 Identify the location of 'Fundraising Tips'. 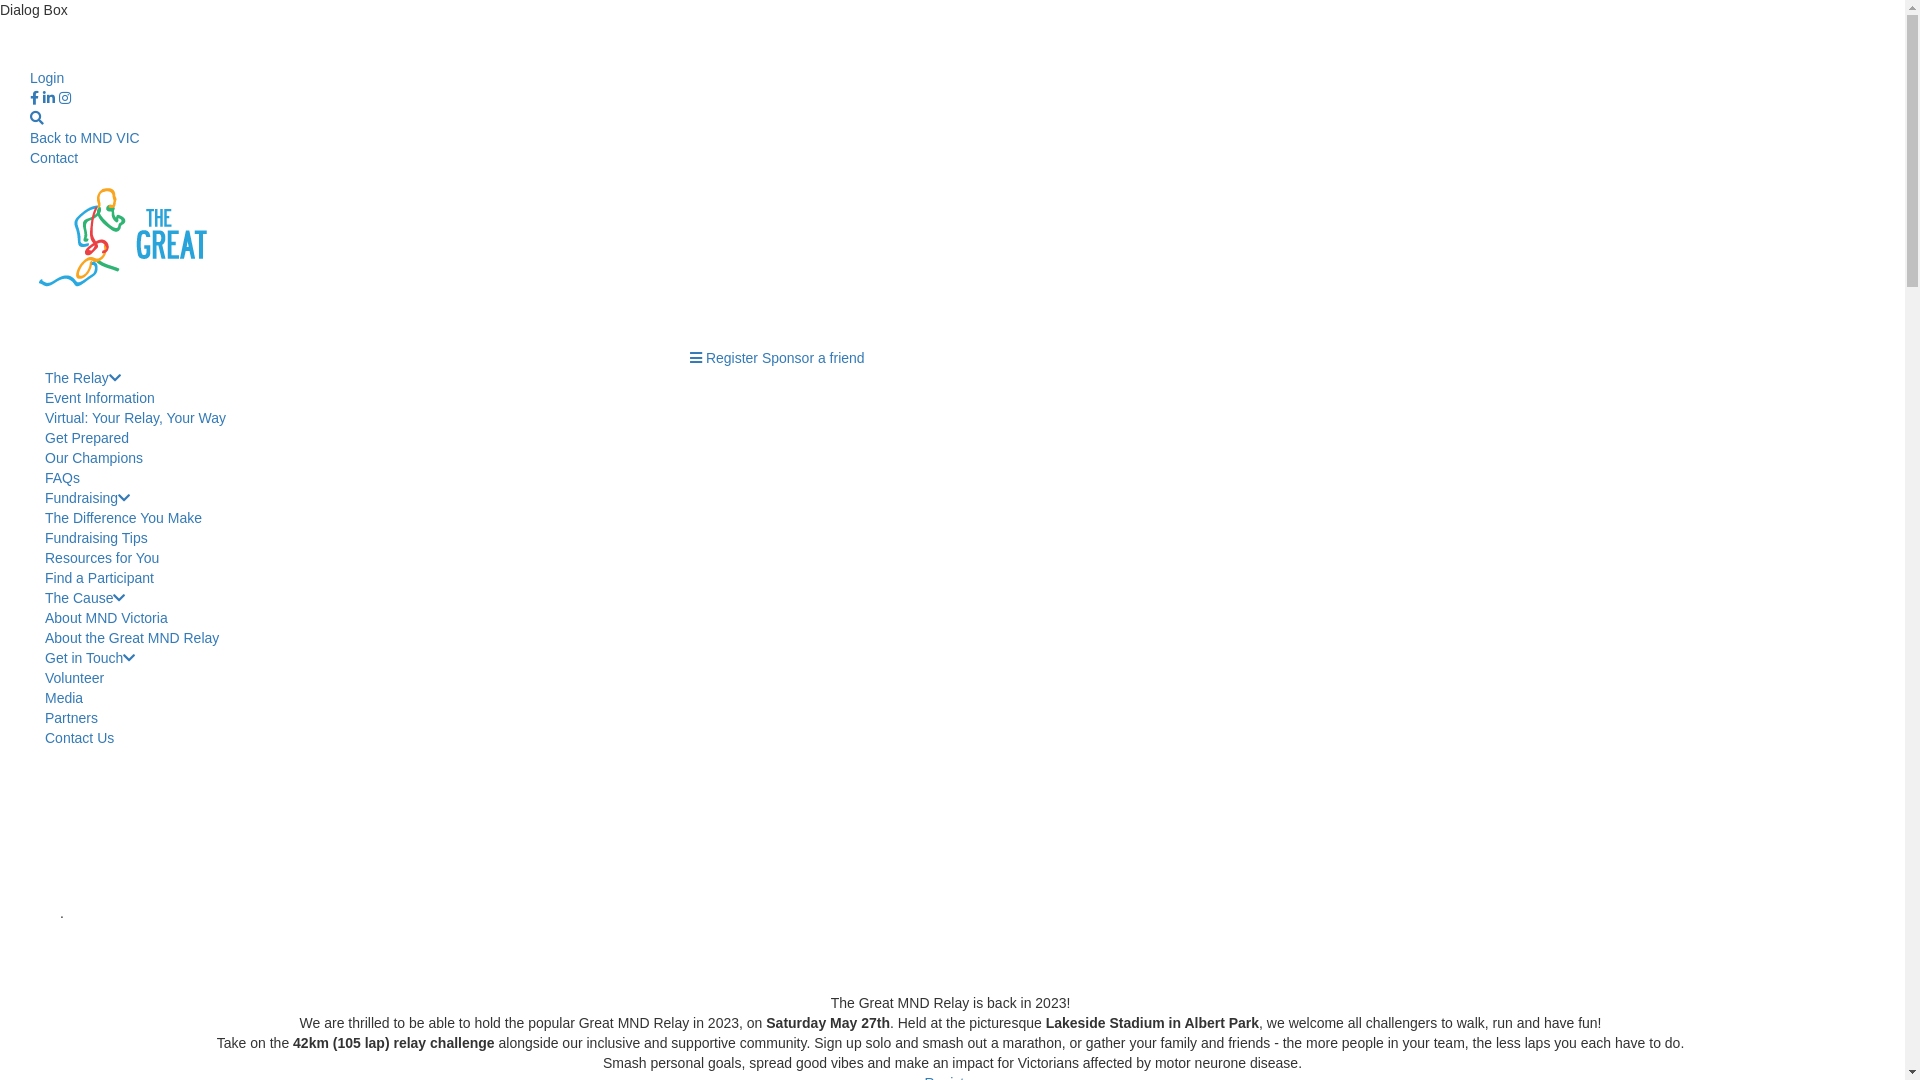
(95, 536).